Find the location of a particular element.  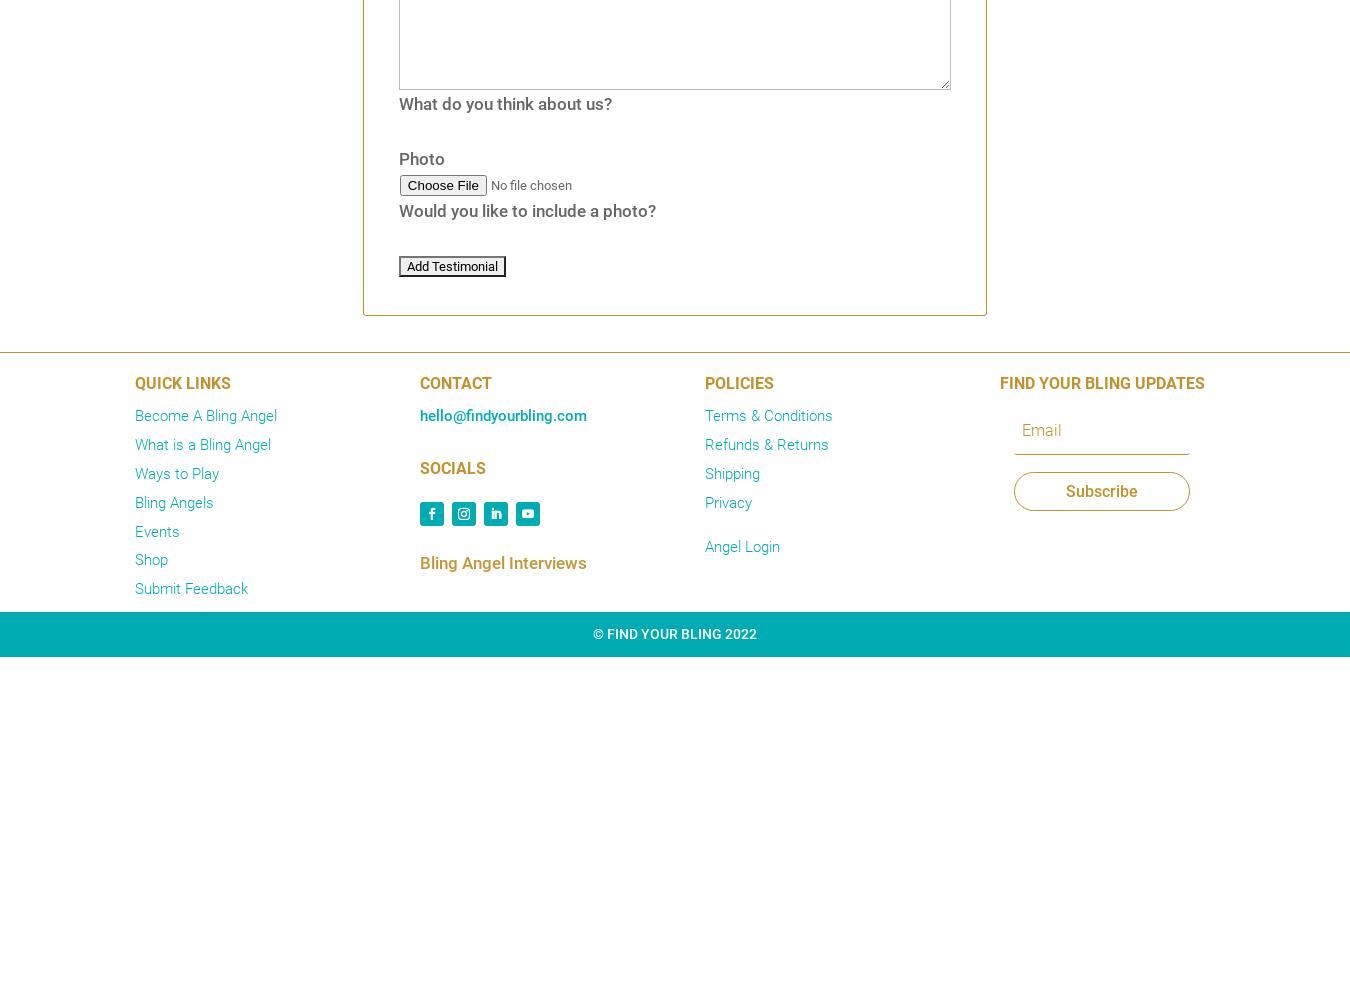

'Shop' is located at coordinates (151, 560).